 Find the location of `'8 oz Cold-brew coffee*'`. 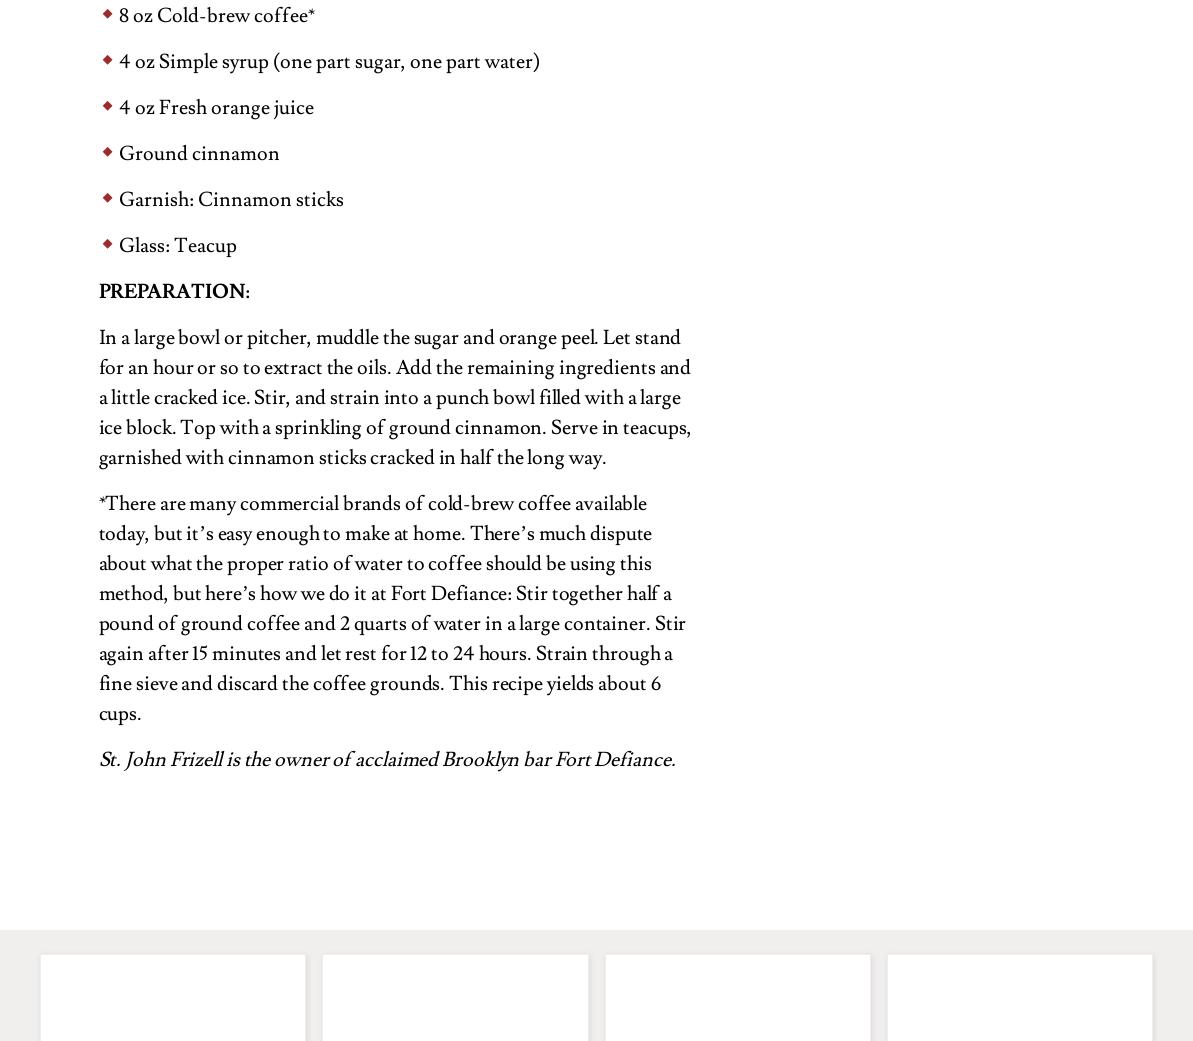

'8 oz Cold-brew coffee*' is located at coordinates (215, 13).